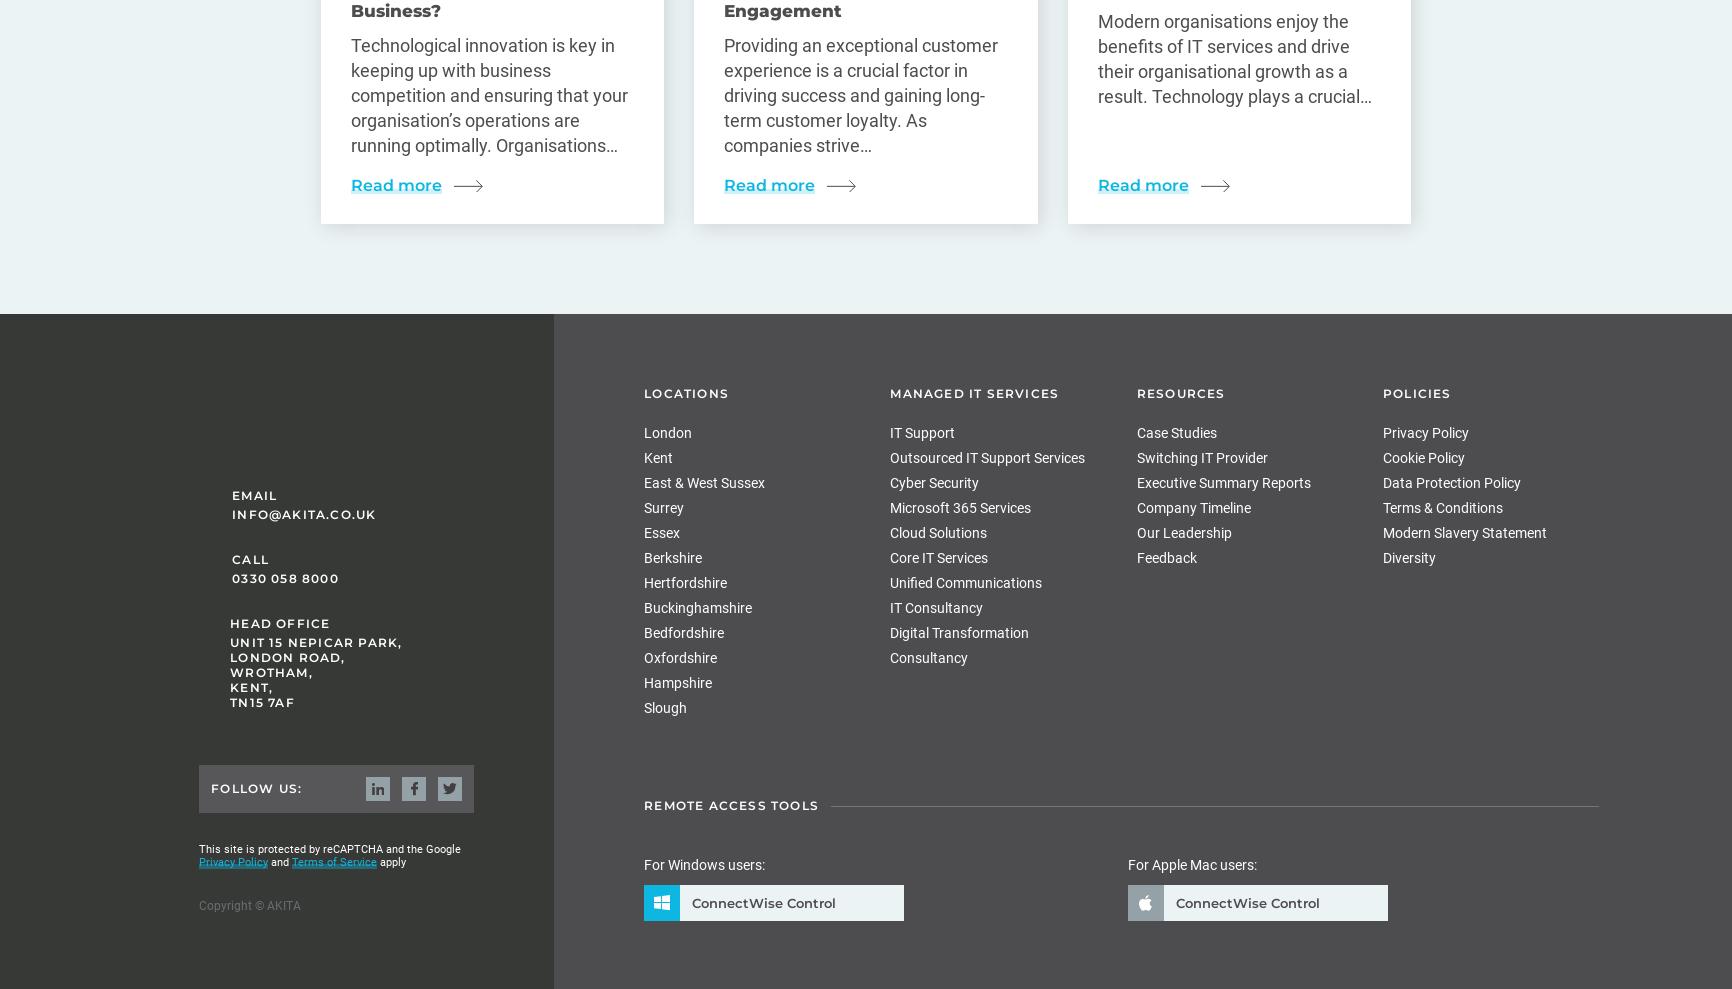 The image size is (1732, 989). What do you see at coordinates (643, 582) in the screenshot?
I see `'Hertfordshire'` at bounding box center [643, 582].